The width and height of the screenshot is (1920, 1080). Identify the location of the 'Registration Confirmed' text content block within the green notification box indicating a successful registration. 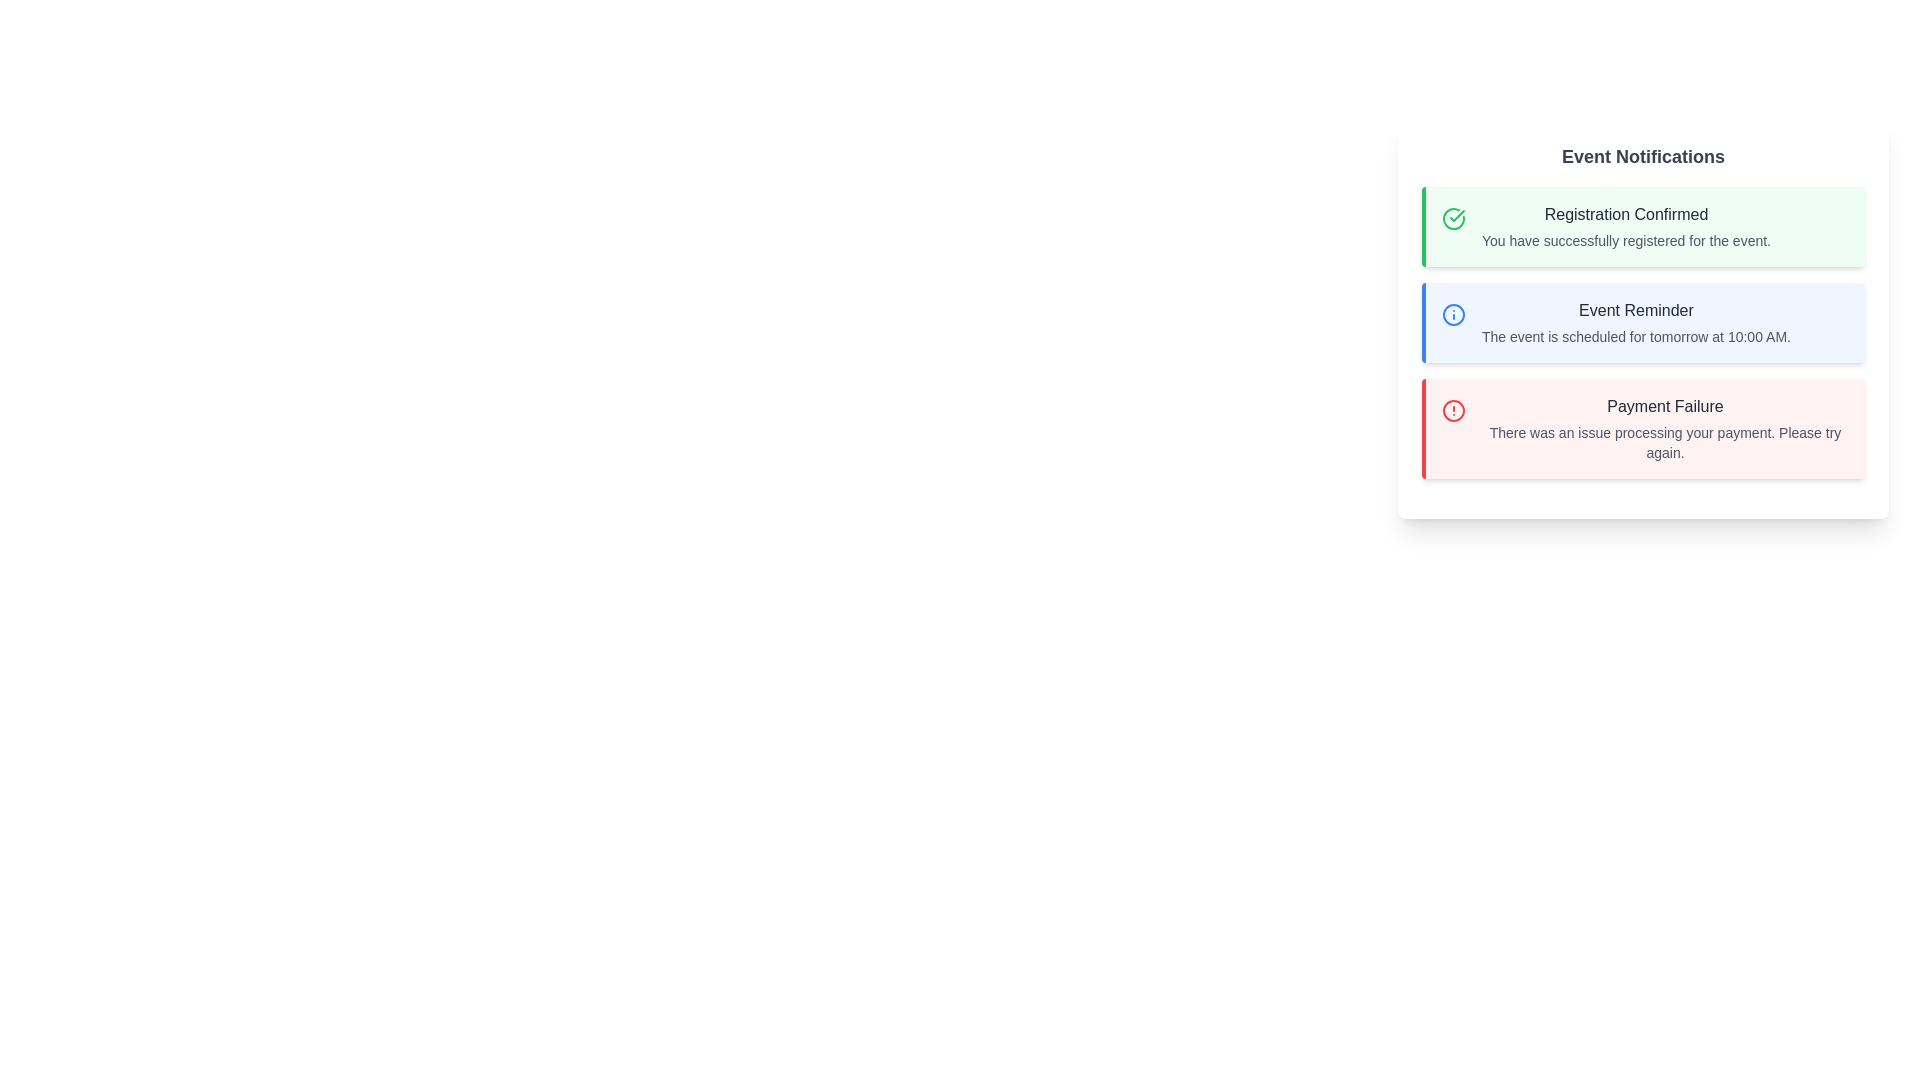
(1626, 226).